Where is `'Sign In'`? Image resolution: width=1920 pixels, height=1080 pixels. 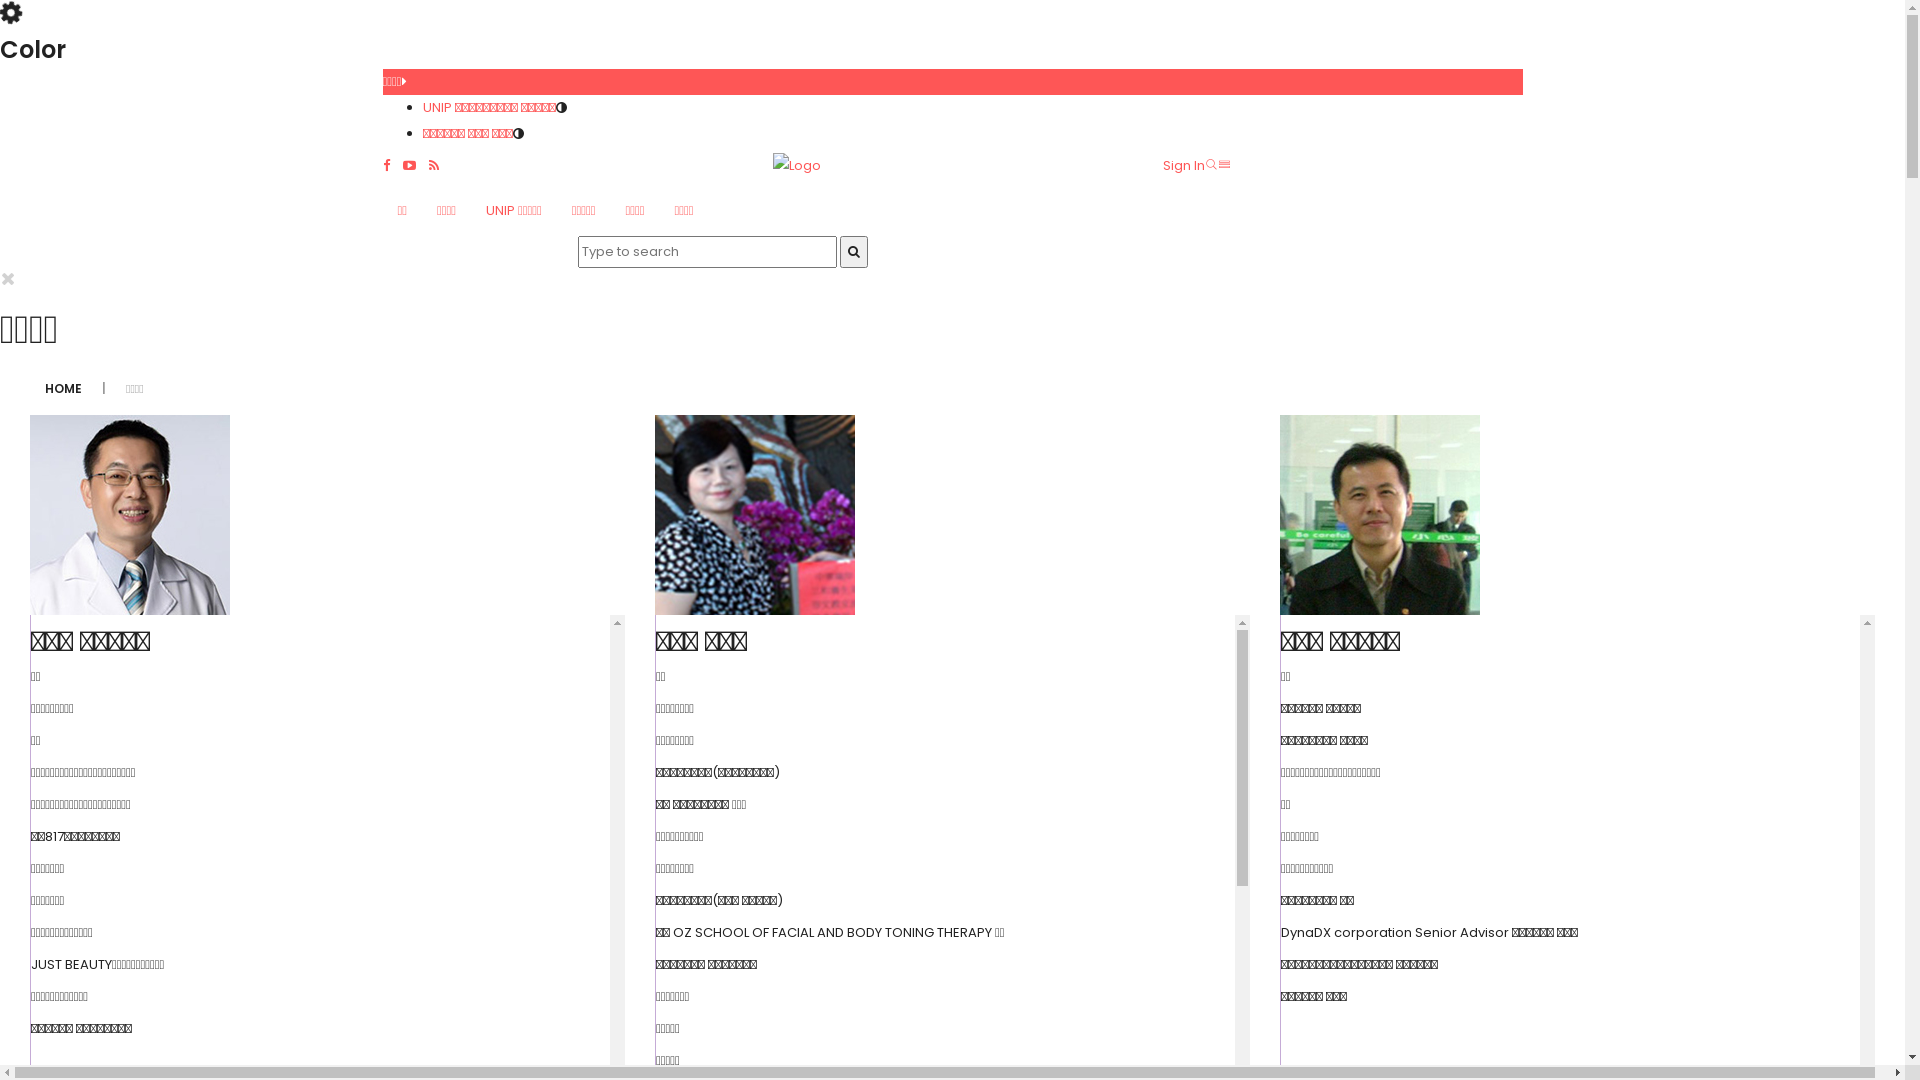
'Sign In' is located at coordinates (1182, 164).